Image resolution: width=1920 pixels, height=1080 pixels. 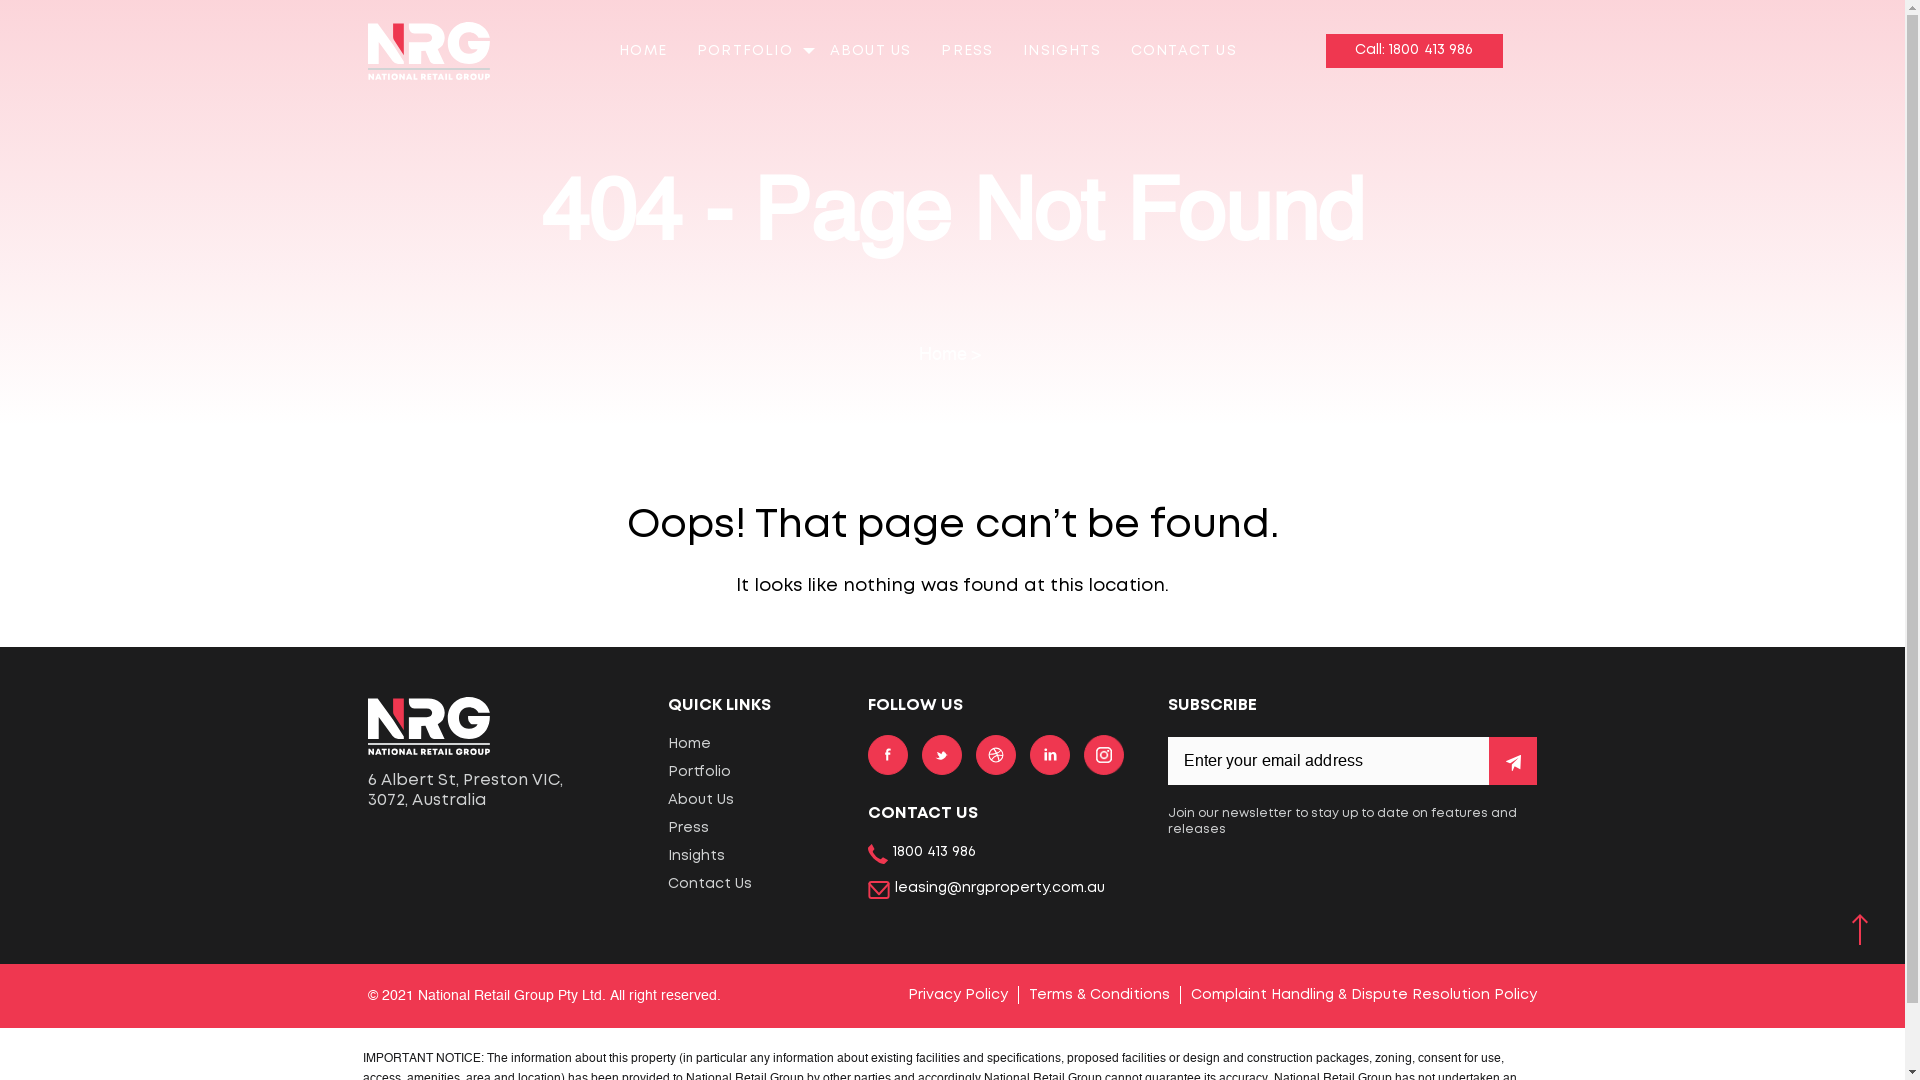 I want to click on 'Insights', so click(x=752, y=855).